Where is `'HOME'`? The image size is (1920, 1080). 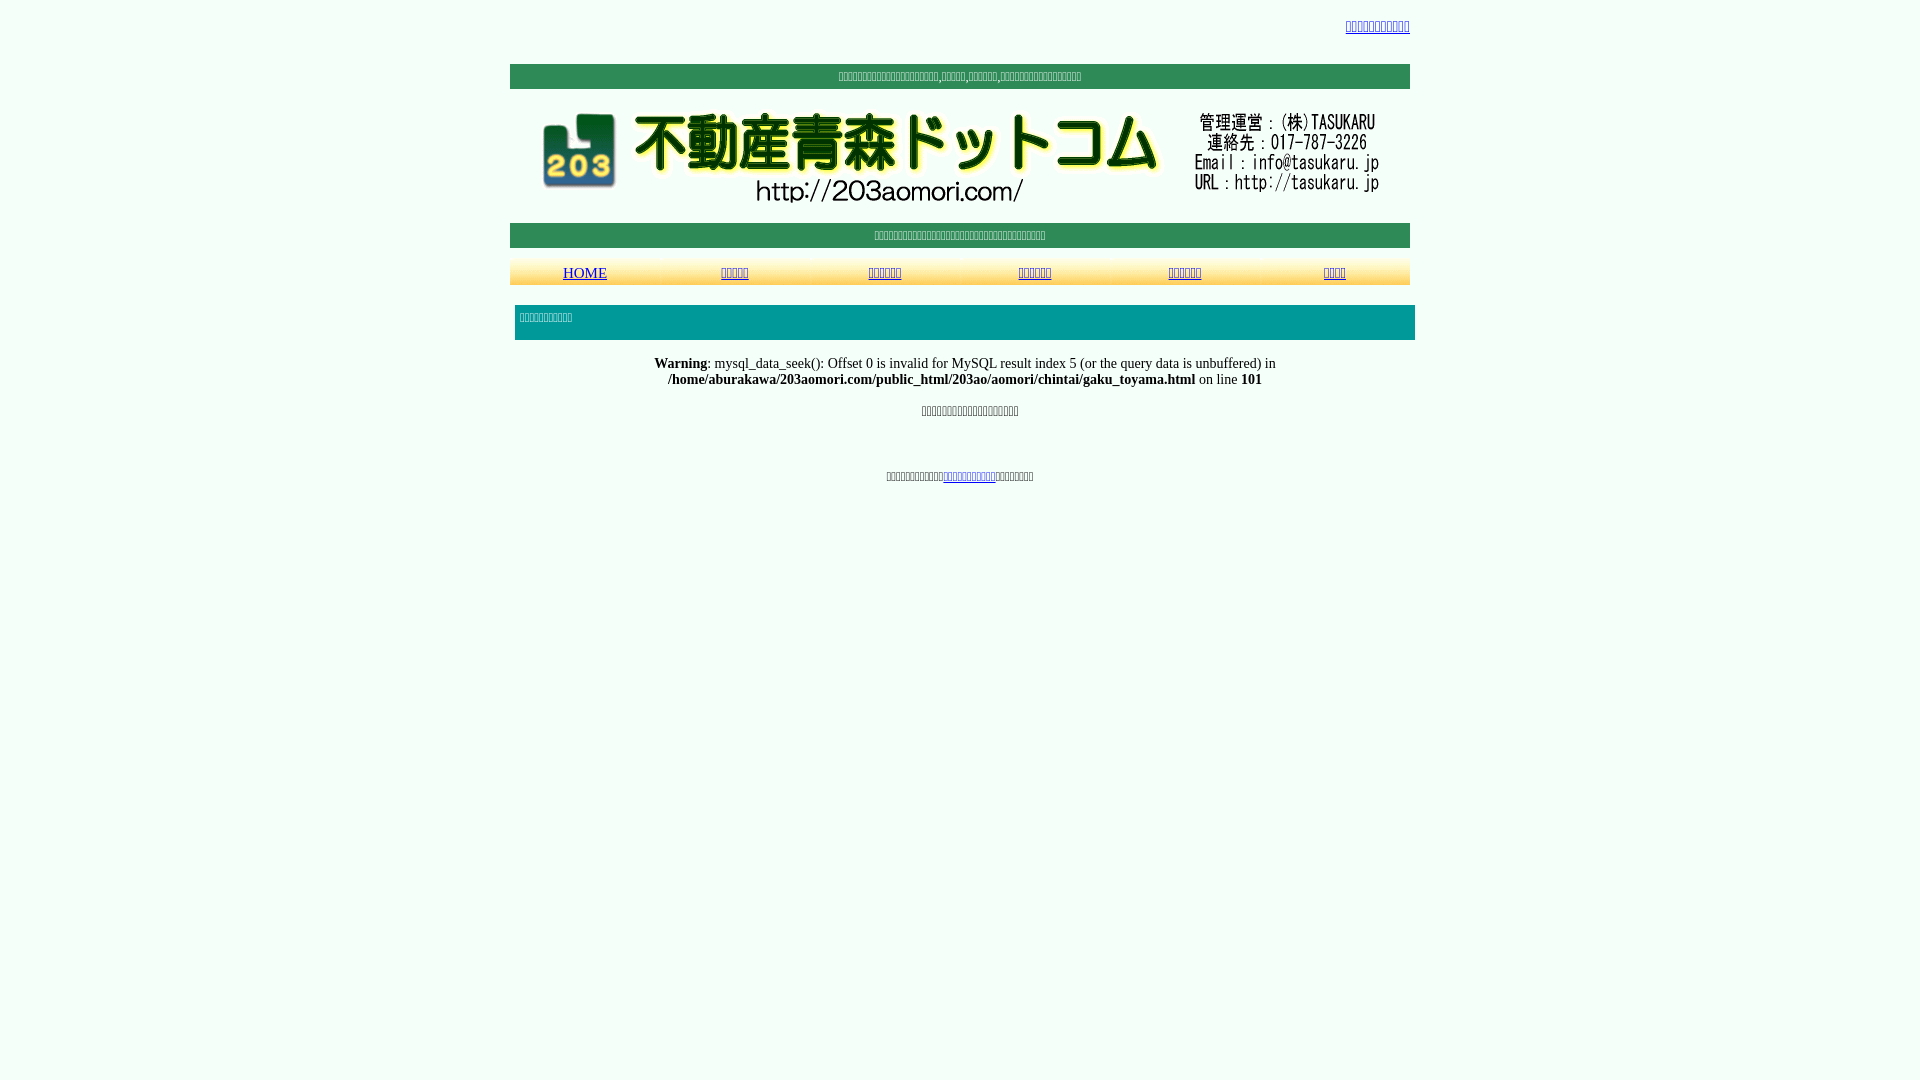
'HOME' is located at coordinates (584, 271).